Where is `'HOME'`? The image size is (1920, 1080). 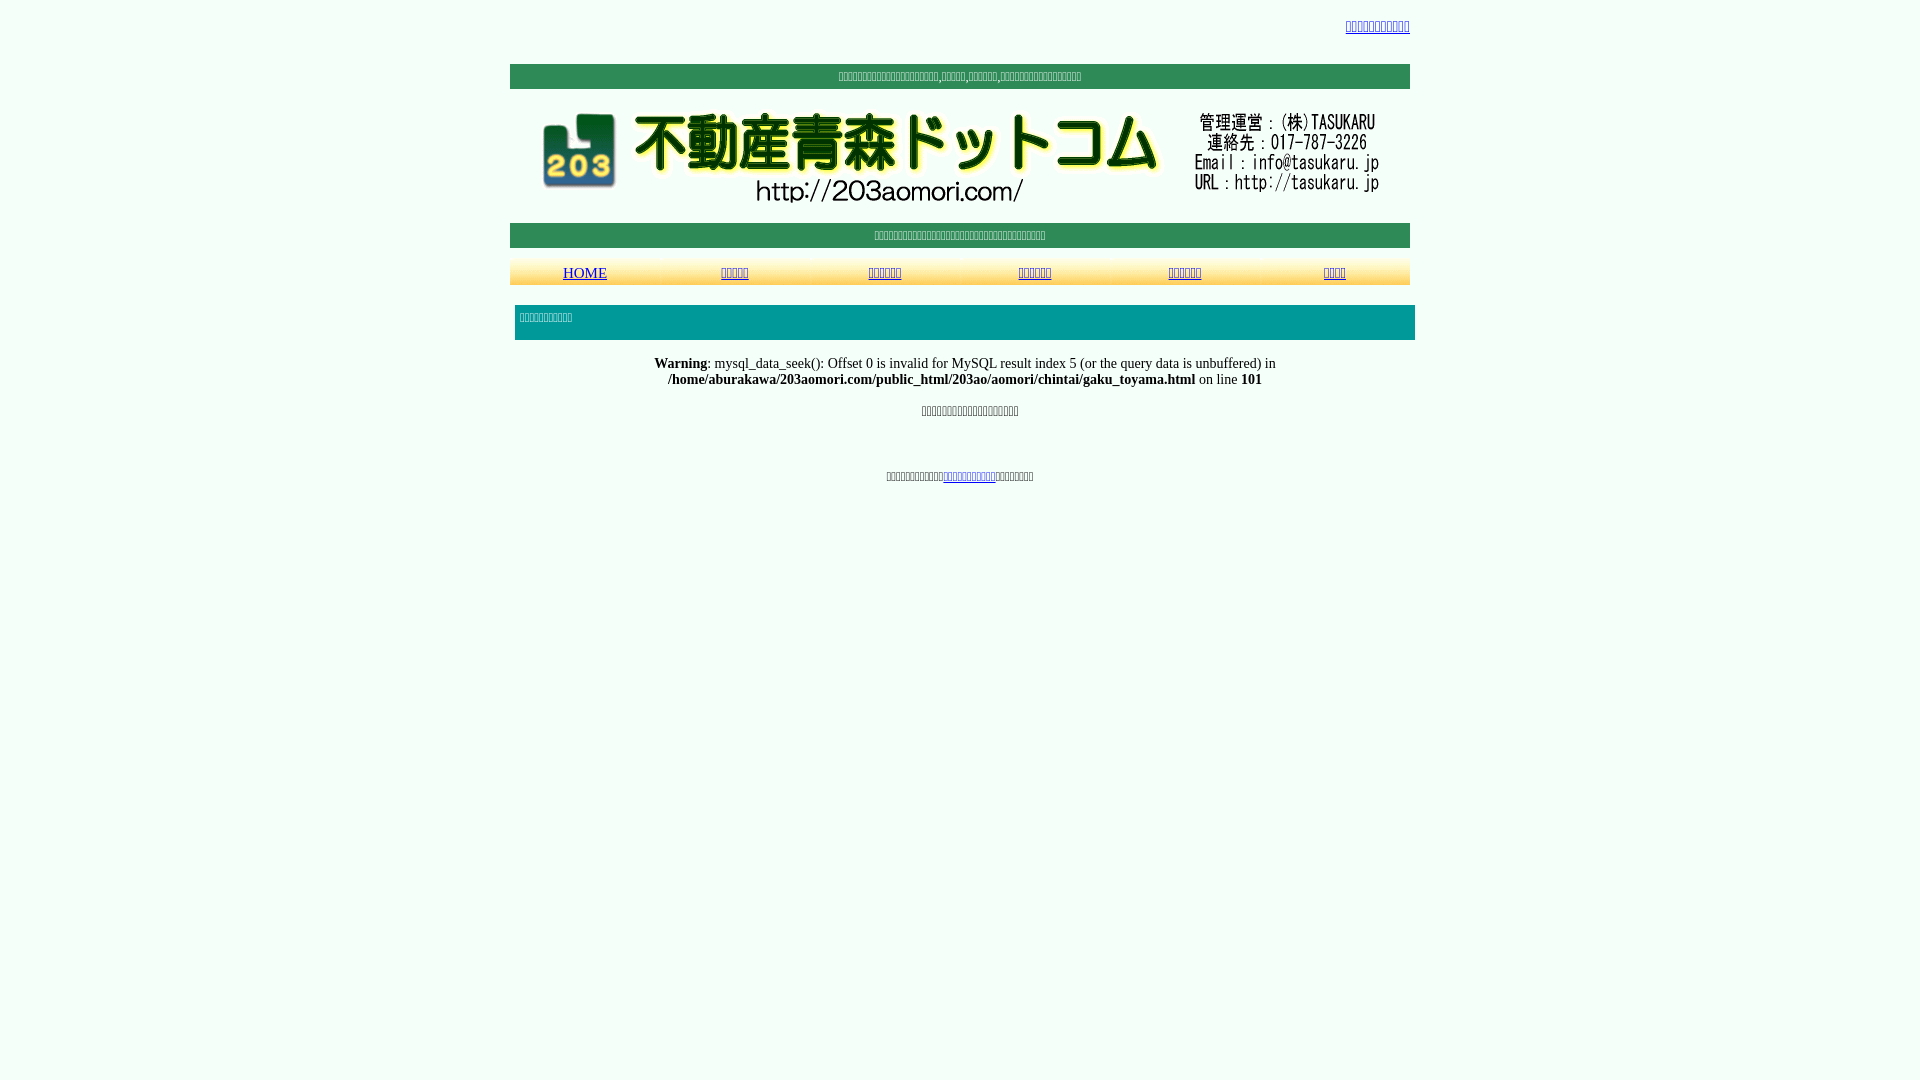
'HOME' is located at coordinates (584, 271).